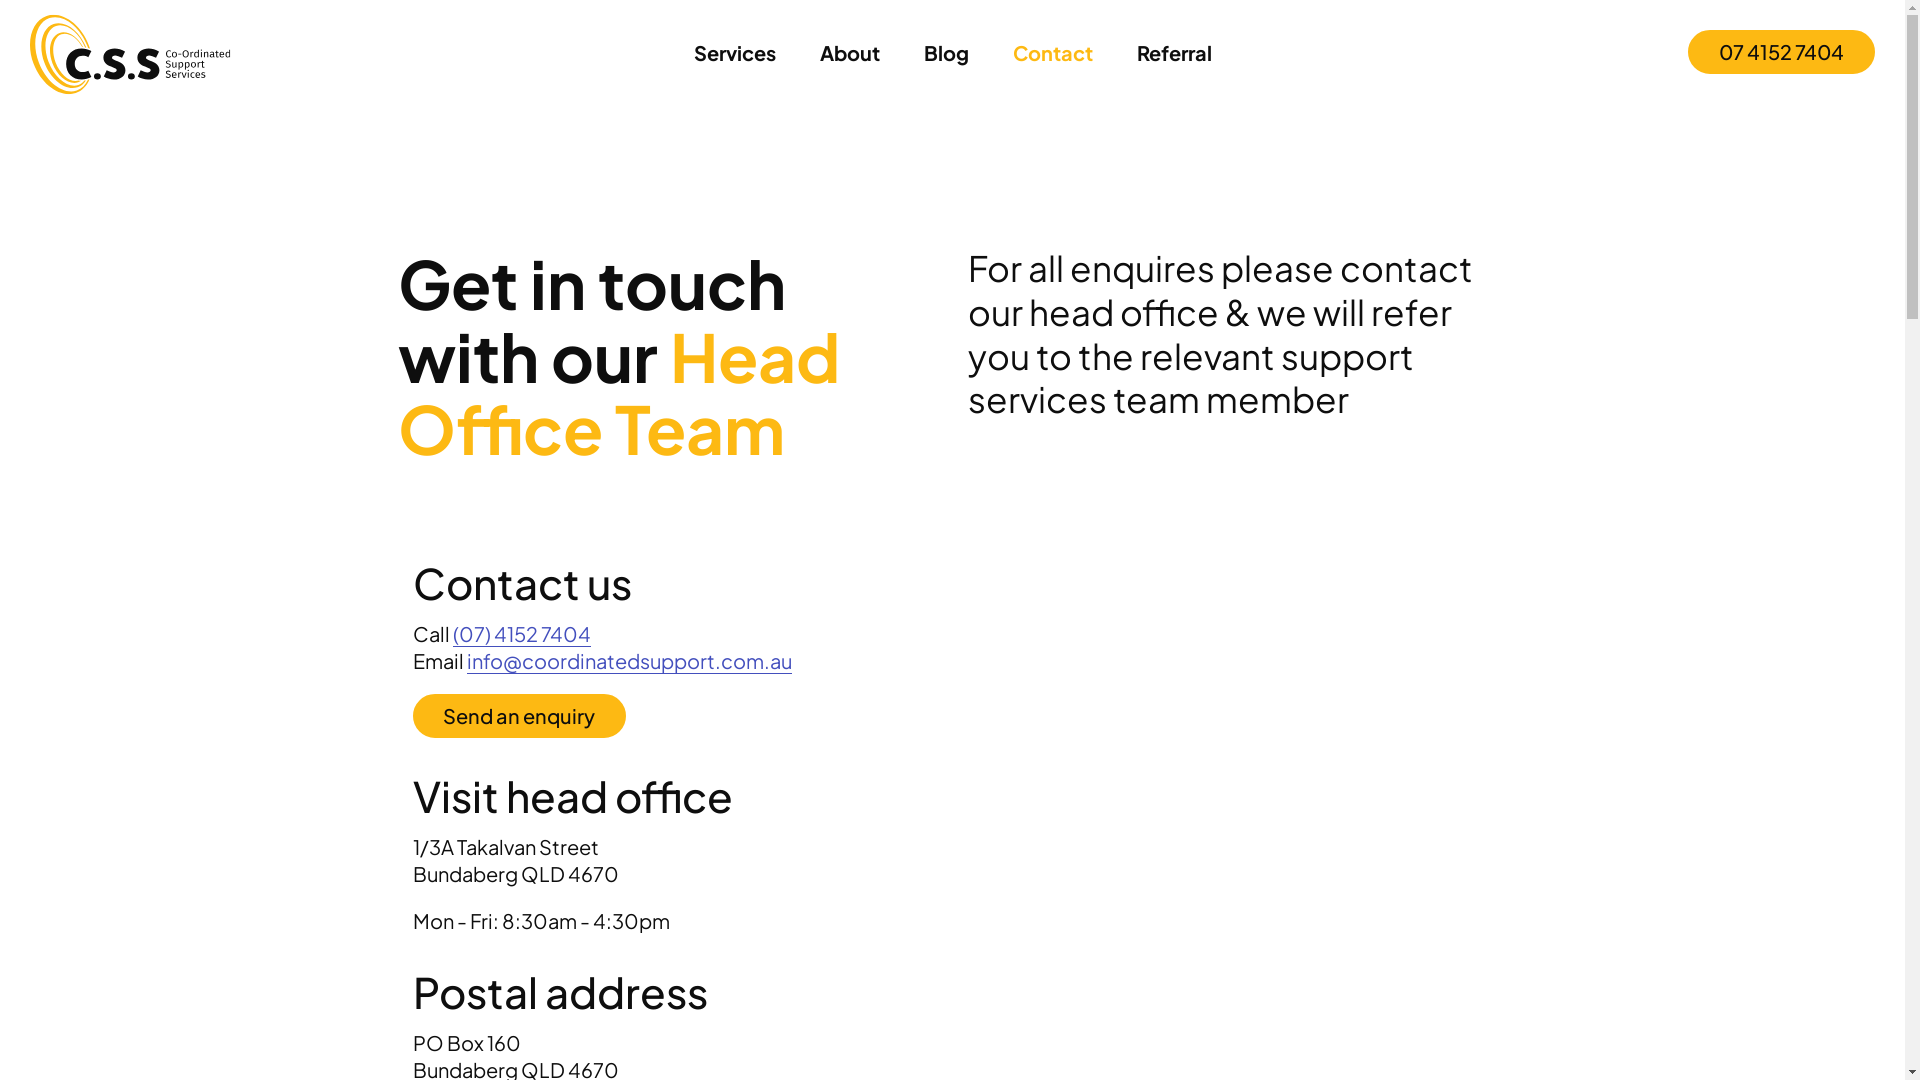 The width and height of the screenshot is (1920, 1080). What do you see at coordinates (1781, 50) in the screenshot?
I see `'07 4152 7404'` at bounding box center [1781, 50].